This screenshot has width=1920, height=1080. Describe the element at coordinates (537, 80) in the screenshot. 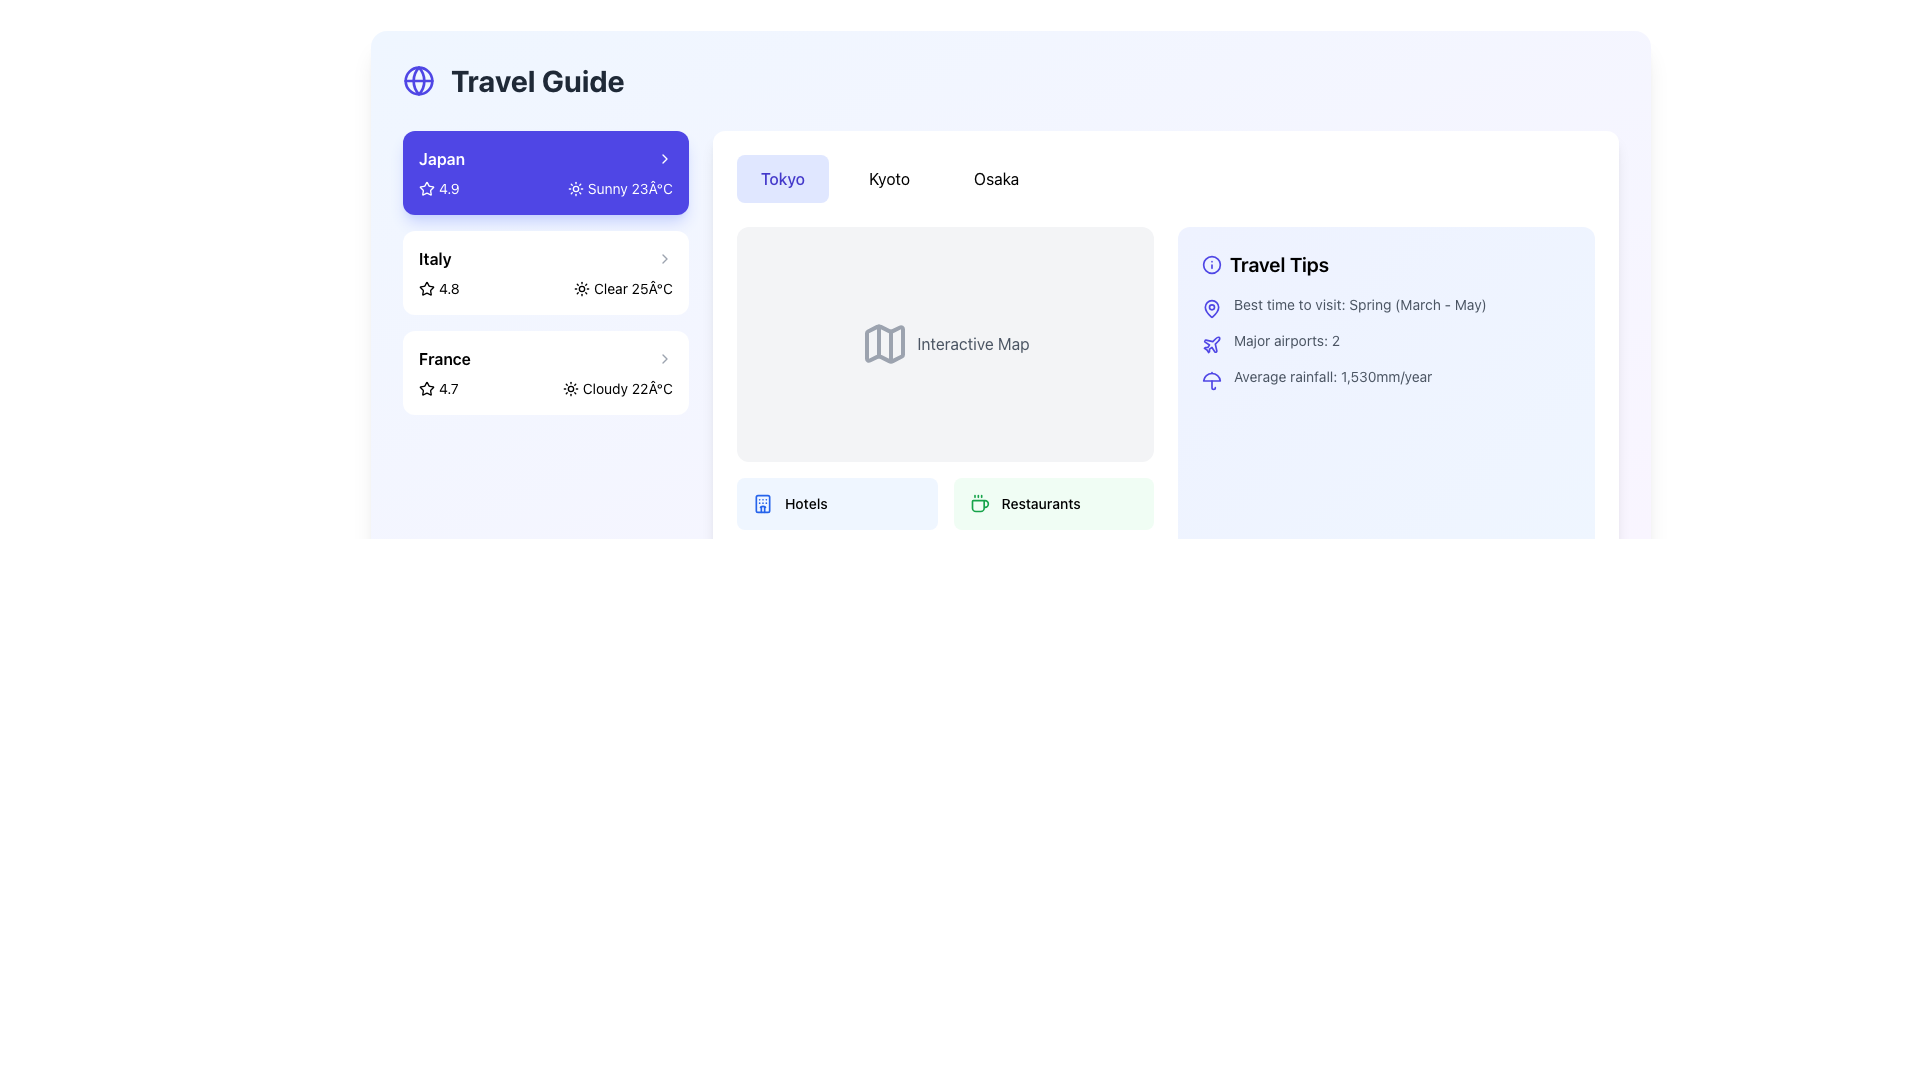

I see `the heading text 'Travel Guide'` at that location.